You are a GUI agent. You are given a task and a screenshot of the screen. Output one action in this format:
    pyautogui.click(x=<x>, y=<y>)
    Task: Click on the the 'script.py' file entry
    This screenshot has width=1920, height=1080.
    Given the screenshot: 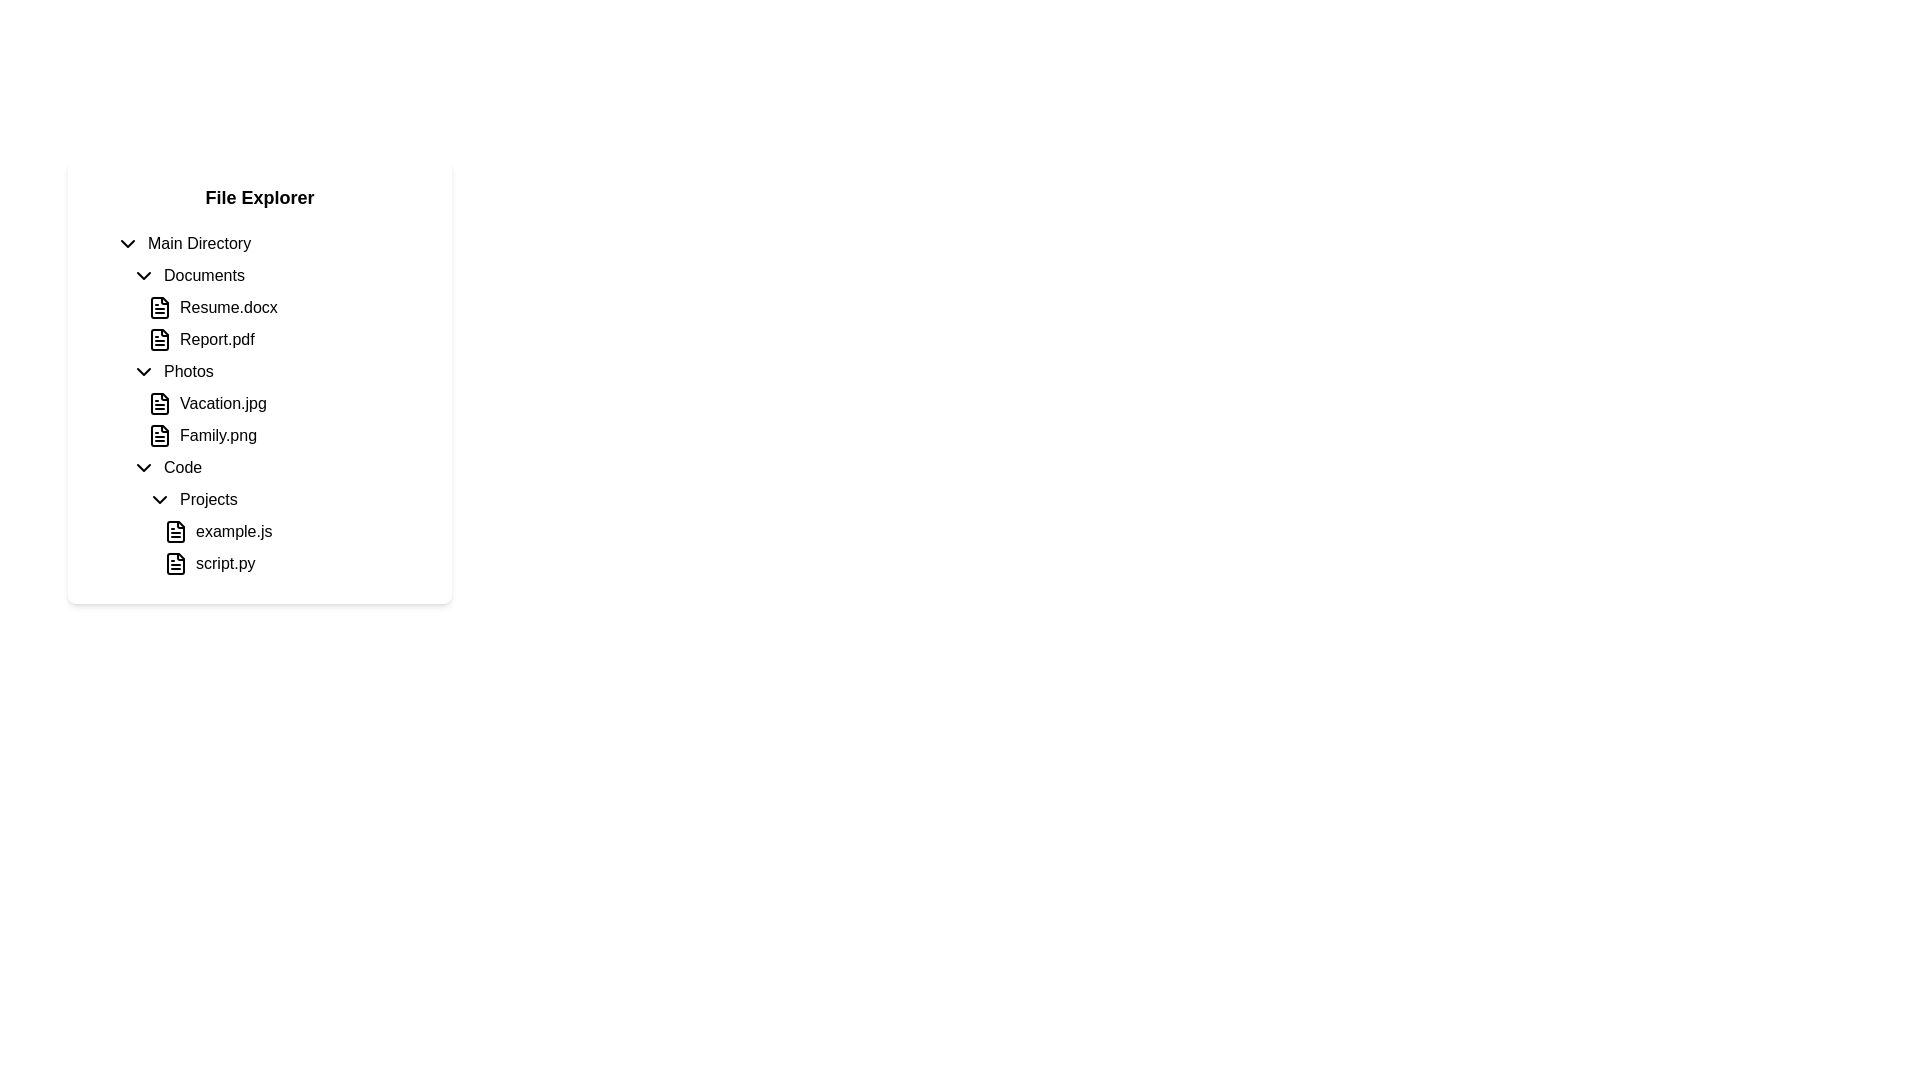 What is the action you would take?
    pyautogui.click(x=282, y=563)
    